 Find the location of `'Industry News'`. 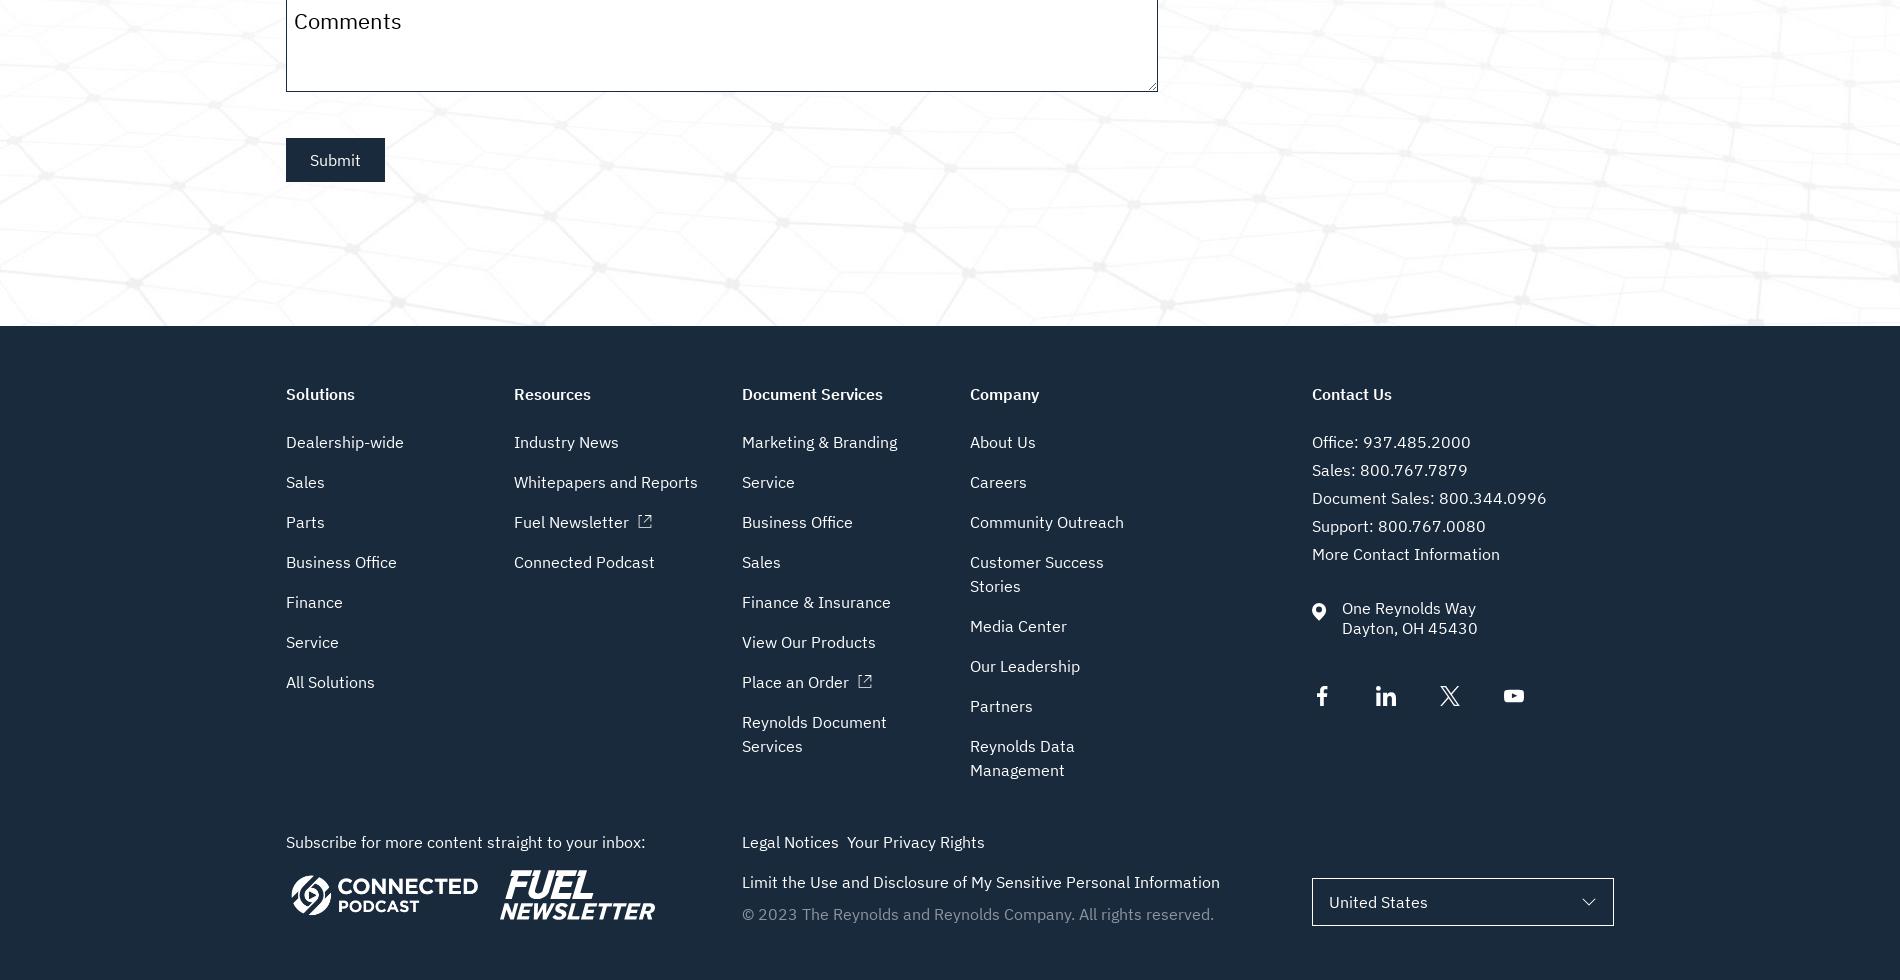

'Industry News' is located at coordinates (513, 441).